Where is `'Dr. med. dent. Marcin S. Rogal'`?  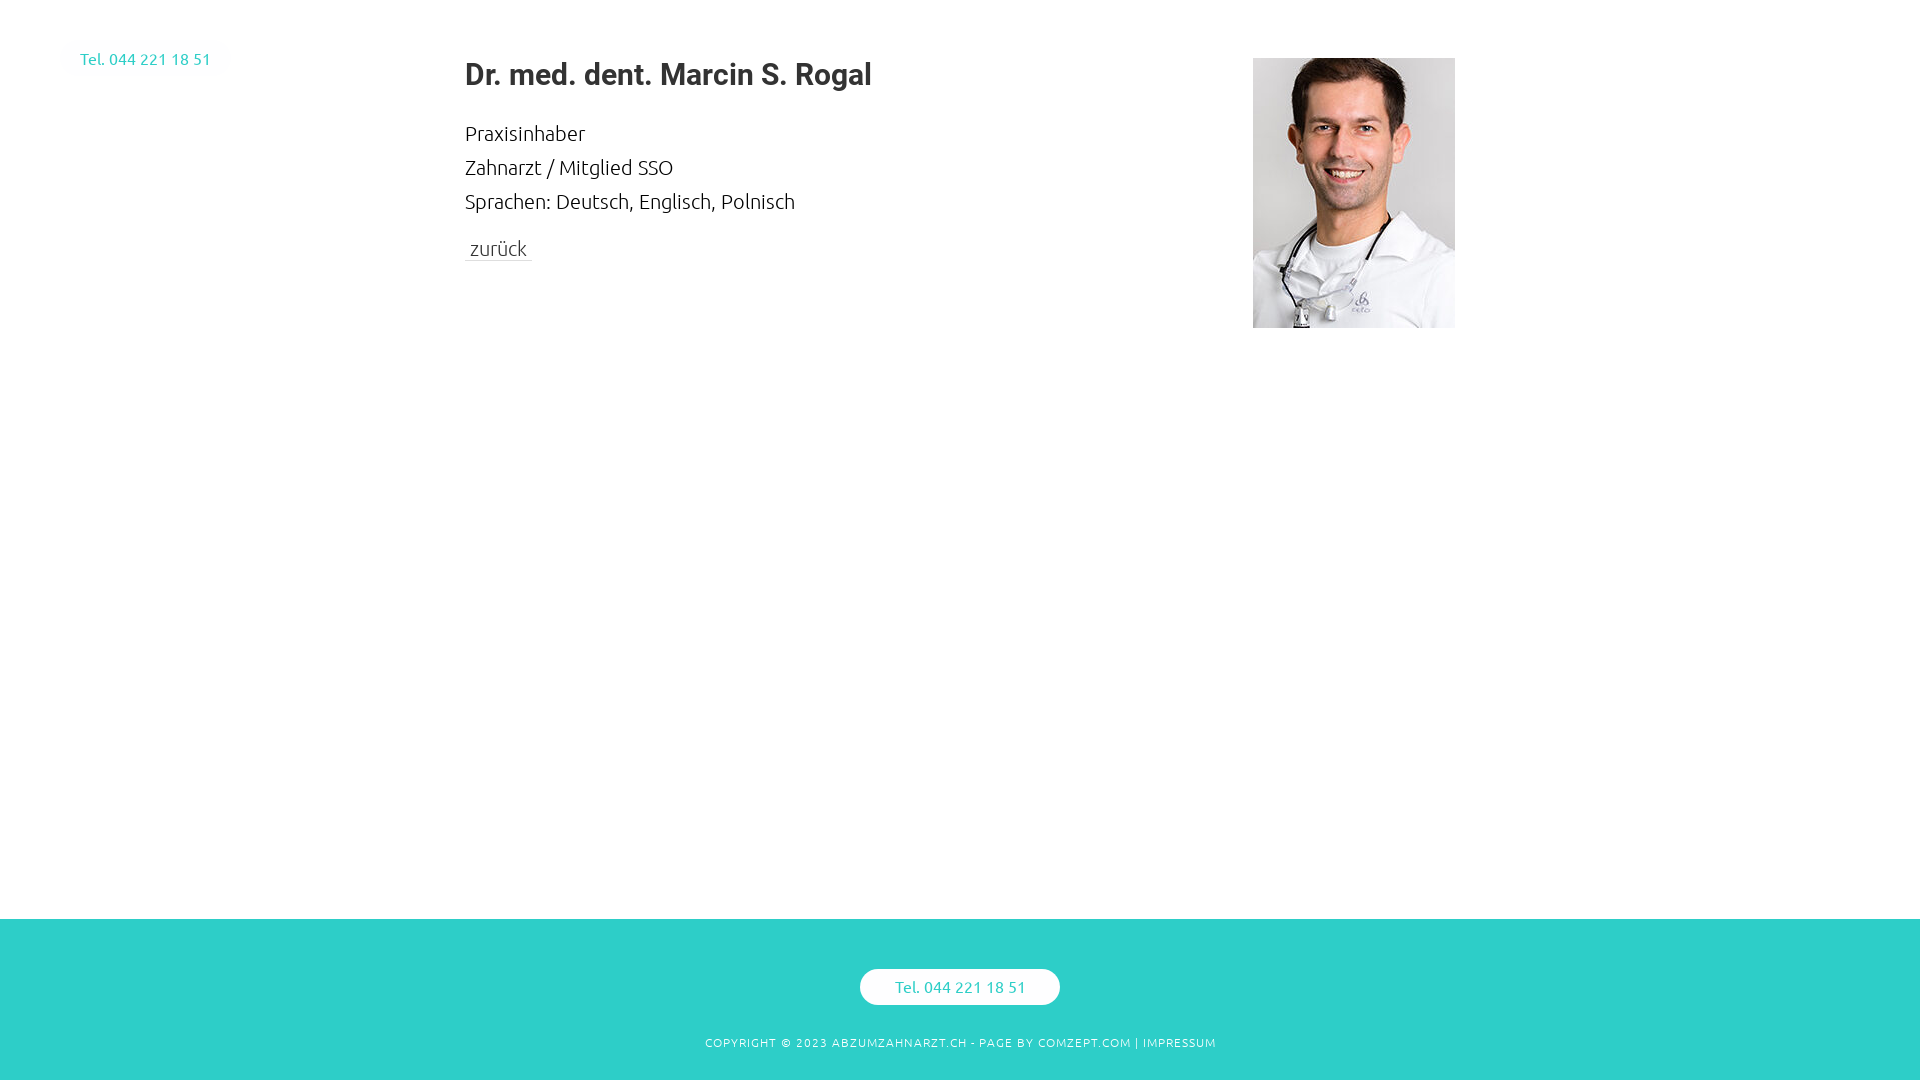
'Dr. med. dent. Marcin S. Rogal' is located at coordinates (464, 73).